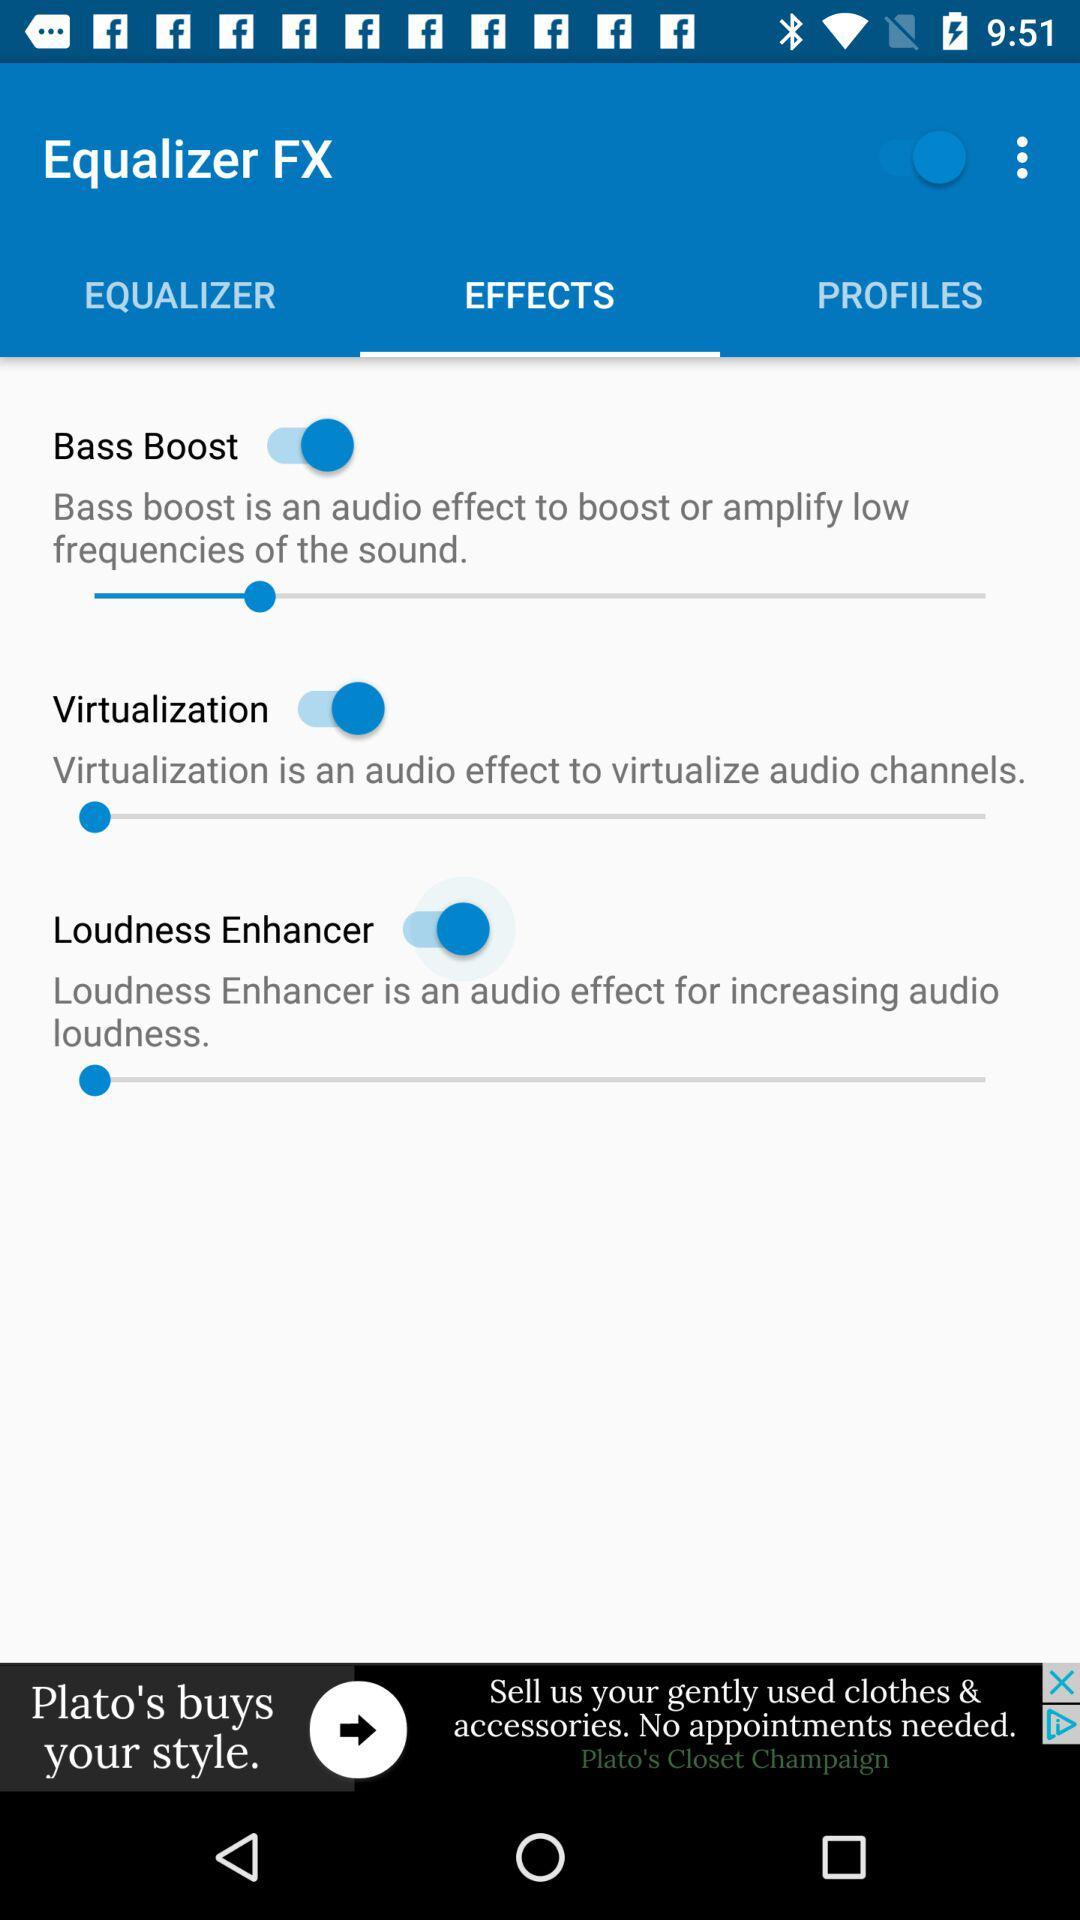 The width and height of the screenshot is (1080, 1920). I want to click on adds, so click(540, 1727).